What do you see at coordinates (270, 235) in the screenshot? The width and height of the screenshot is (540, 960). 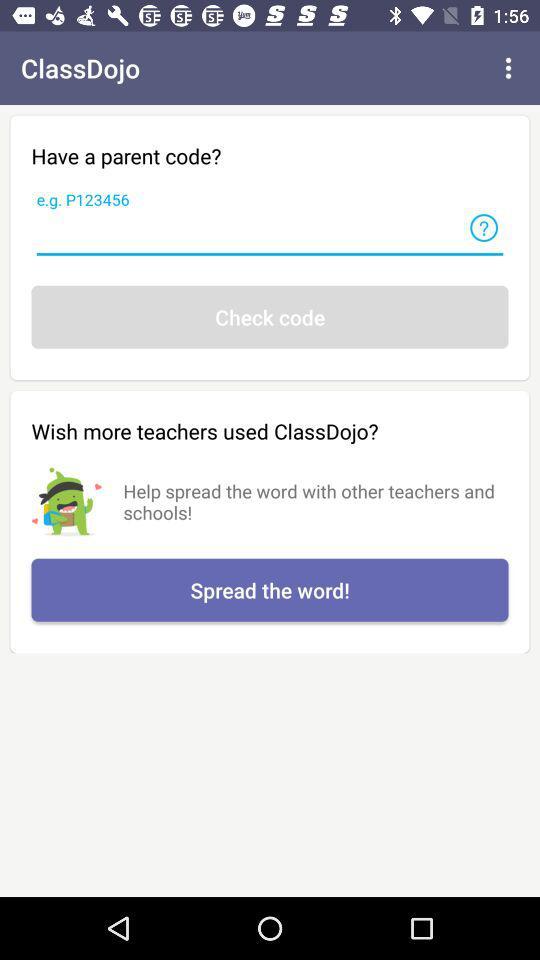 I see `parent code` at bounding box center [270, 235].